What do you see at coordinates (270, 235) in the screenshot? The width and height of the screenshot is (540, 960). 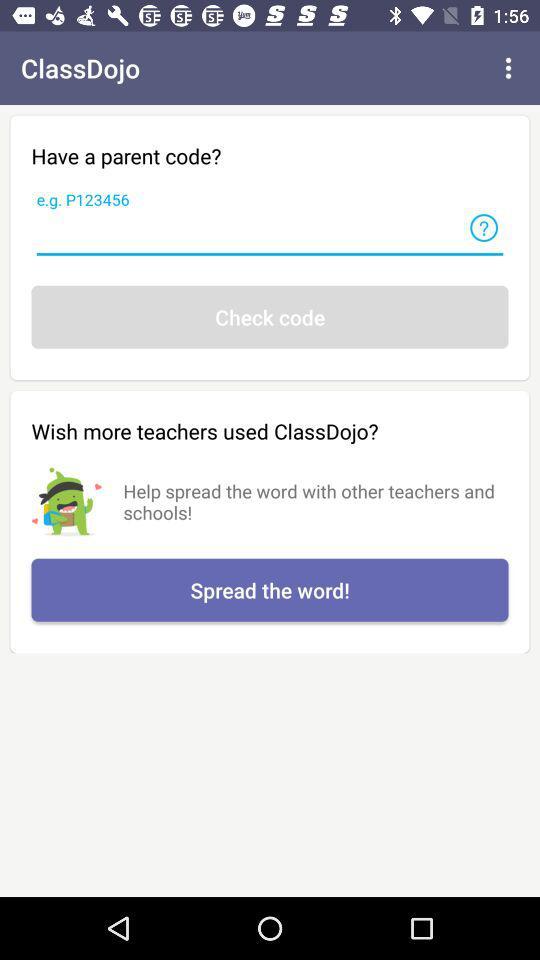 I see `parent code` at bounding box center [270, 235].